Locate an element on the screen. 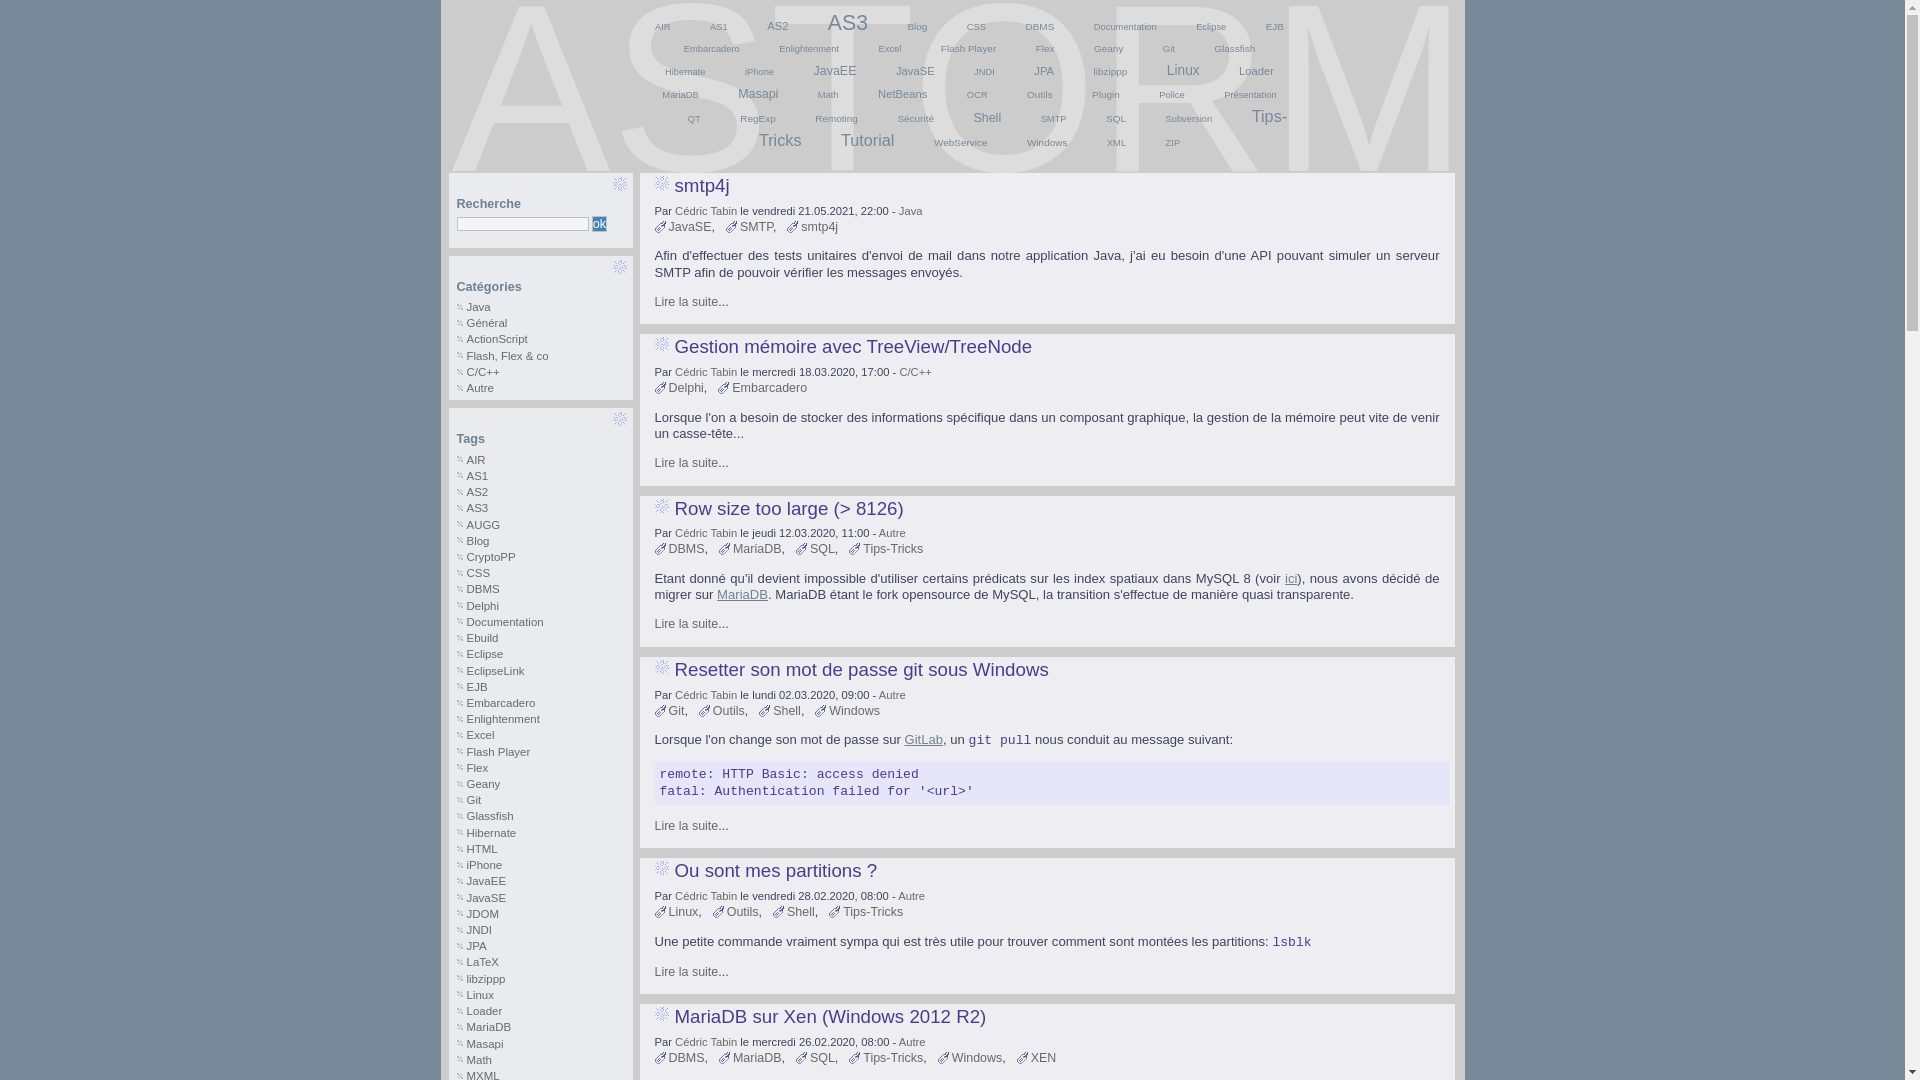  'JPA' is located at coordinates (474, 945).